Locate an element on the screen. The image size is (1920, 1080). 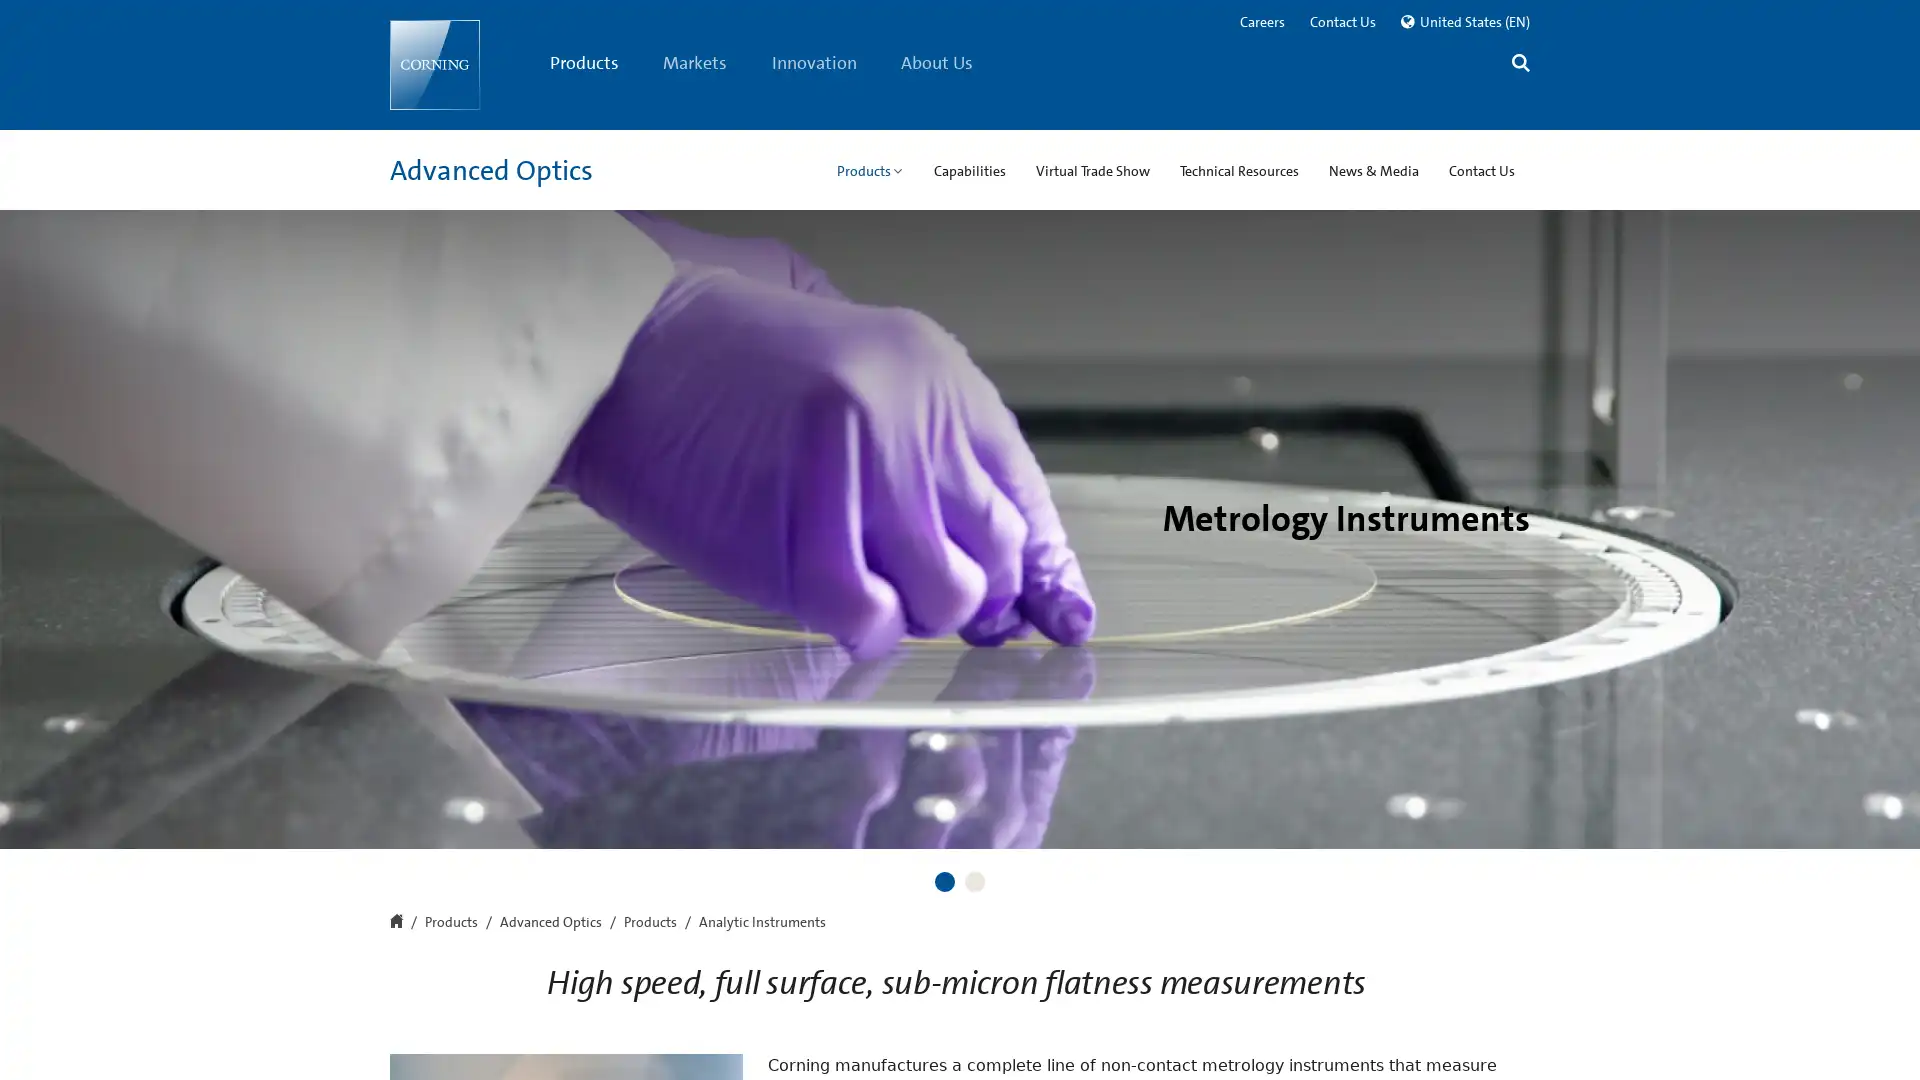
Close is located at coordinates (1886, 1035).